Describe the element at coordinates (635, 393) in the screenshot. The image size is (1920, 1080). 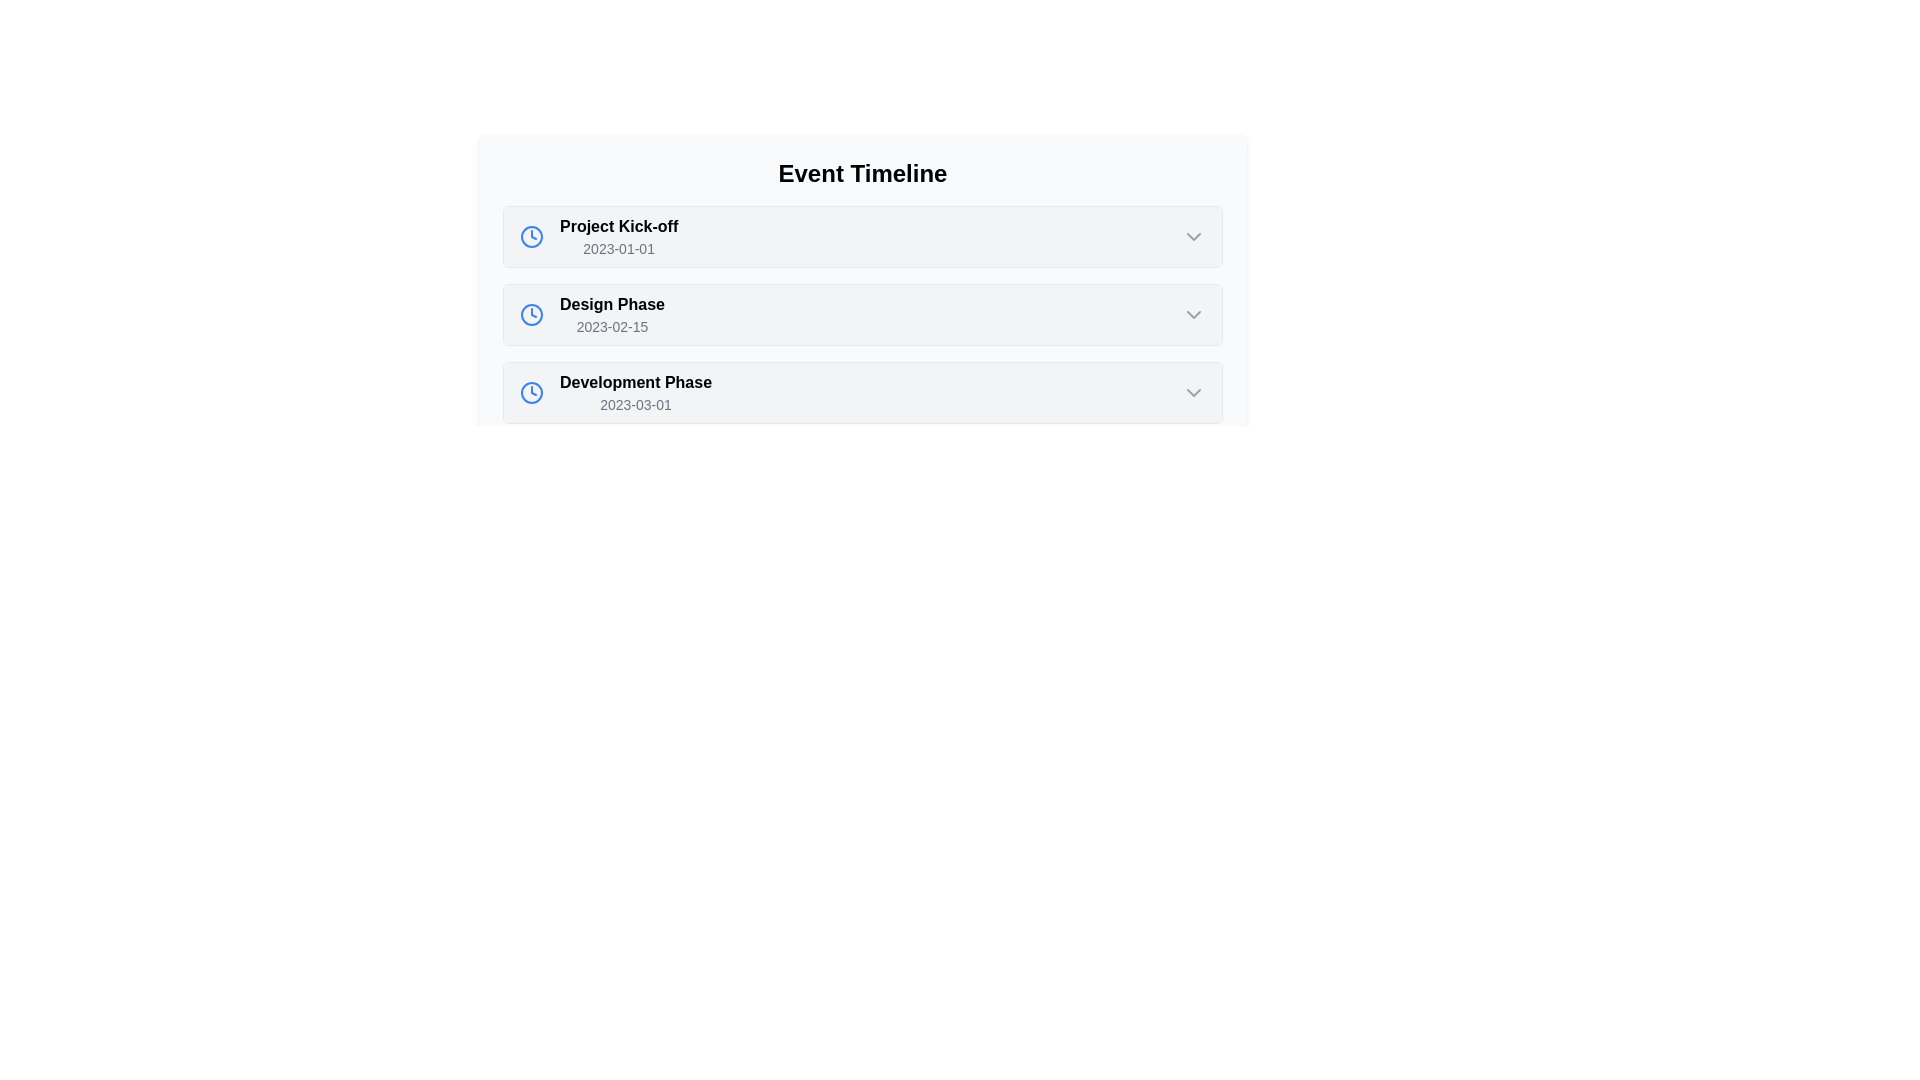
I see `the text block titled 'Development Phase' which is part of the Event Timeline, located between 'Design Phase' and subsequent entries` at that location.